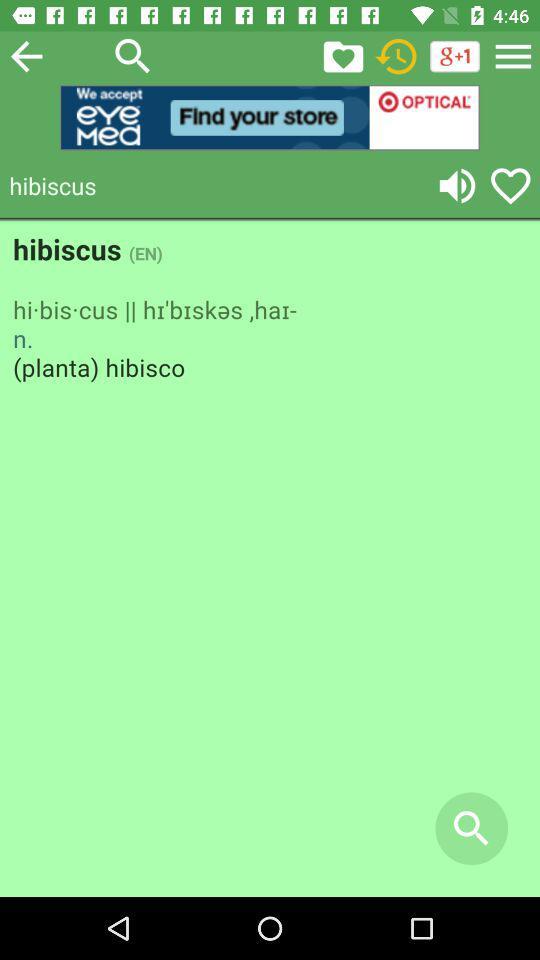 This screenshot has height=960, width=540. I want to click on the like, so click(510, 185).